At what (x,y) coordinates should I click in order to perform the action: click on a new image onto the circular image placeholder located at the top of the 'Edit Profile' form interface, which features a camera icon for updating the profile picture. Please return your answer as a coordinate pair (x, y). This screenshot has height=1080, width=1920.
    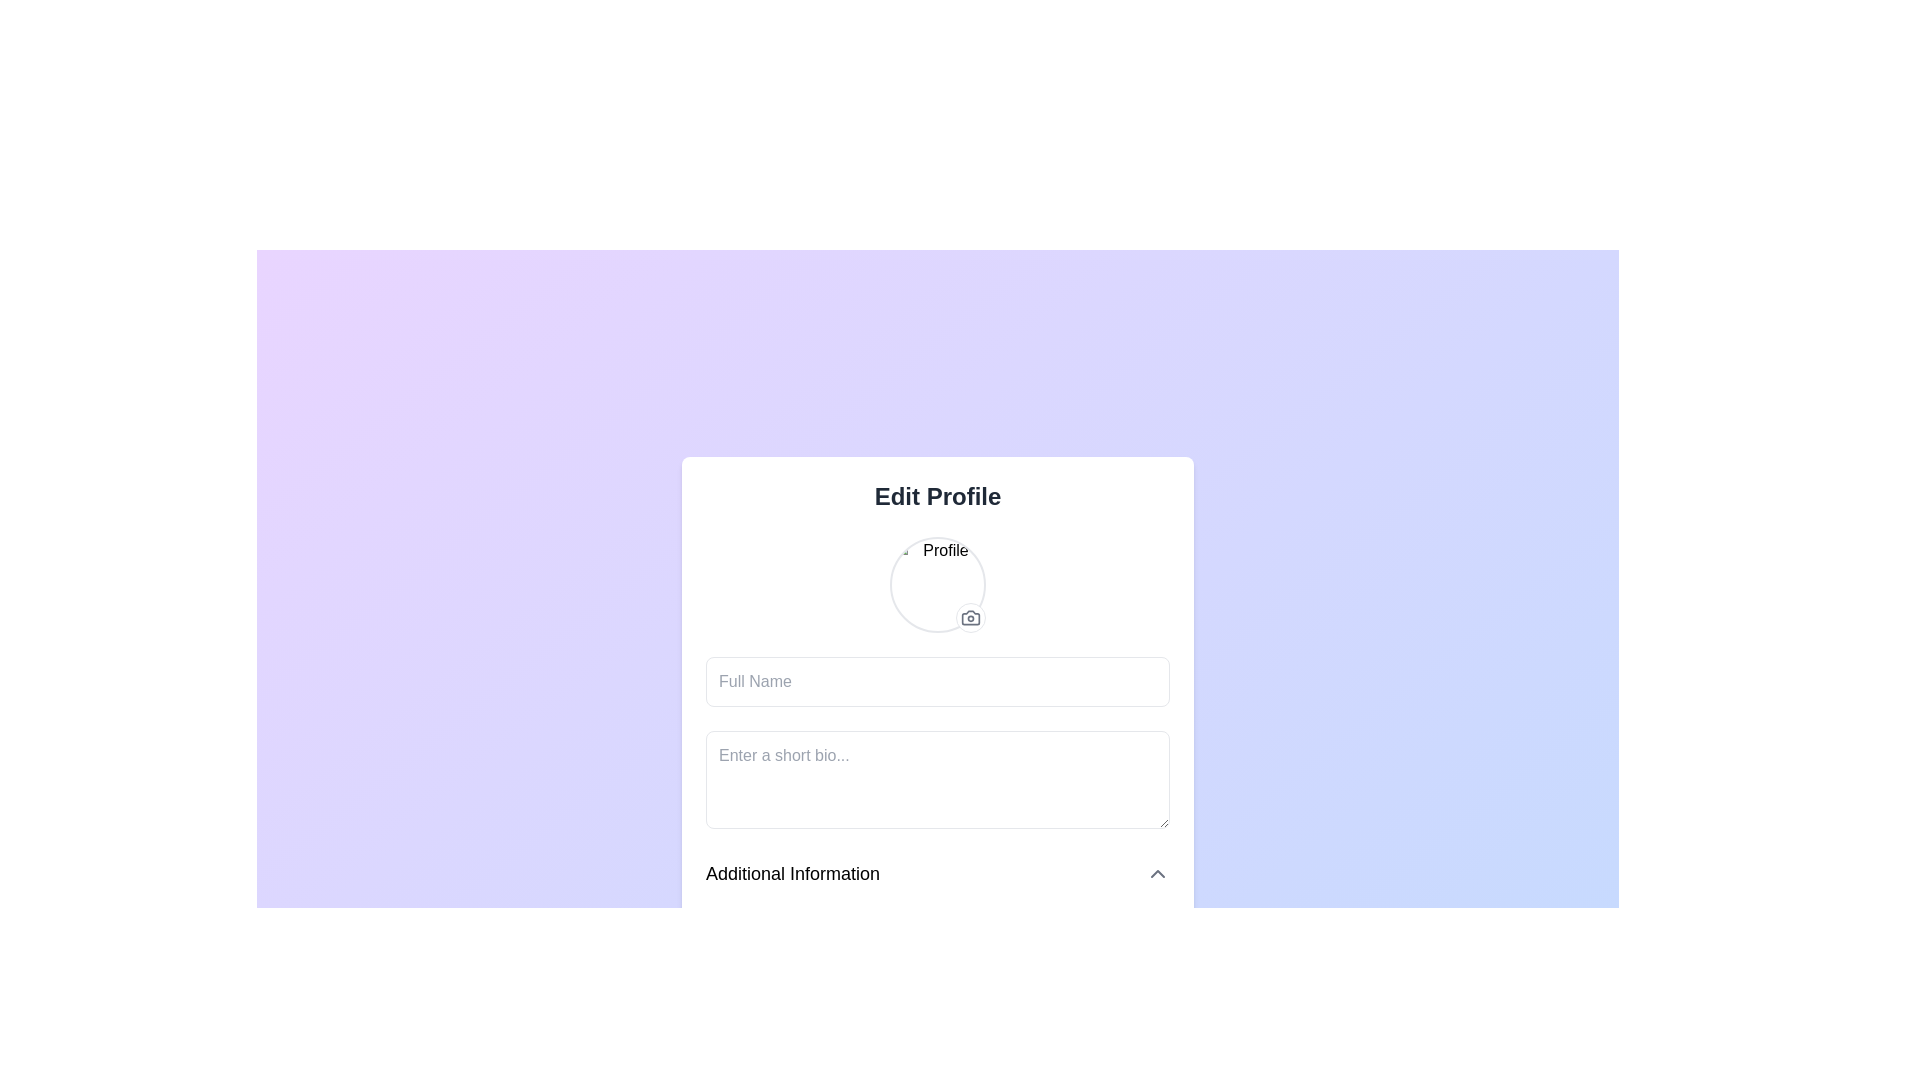
    Looking at the image, I should click on (936, 584).